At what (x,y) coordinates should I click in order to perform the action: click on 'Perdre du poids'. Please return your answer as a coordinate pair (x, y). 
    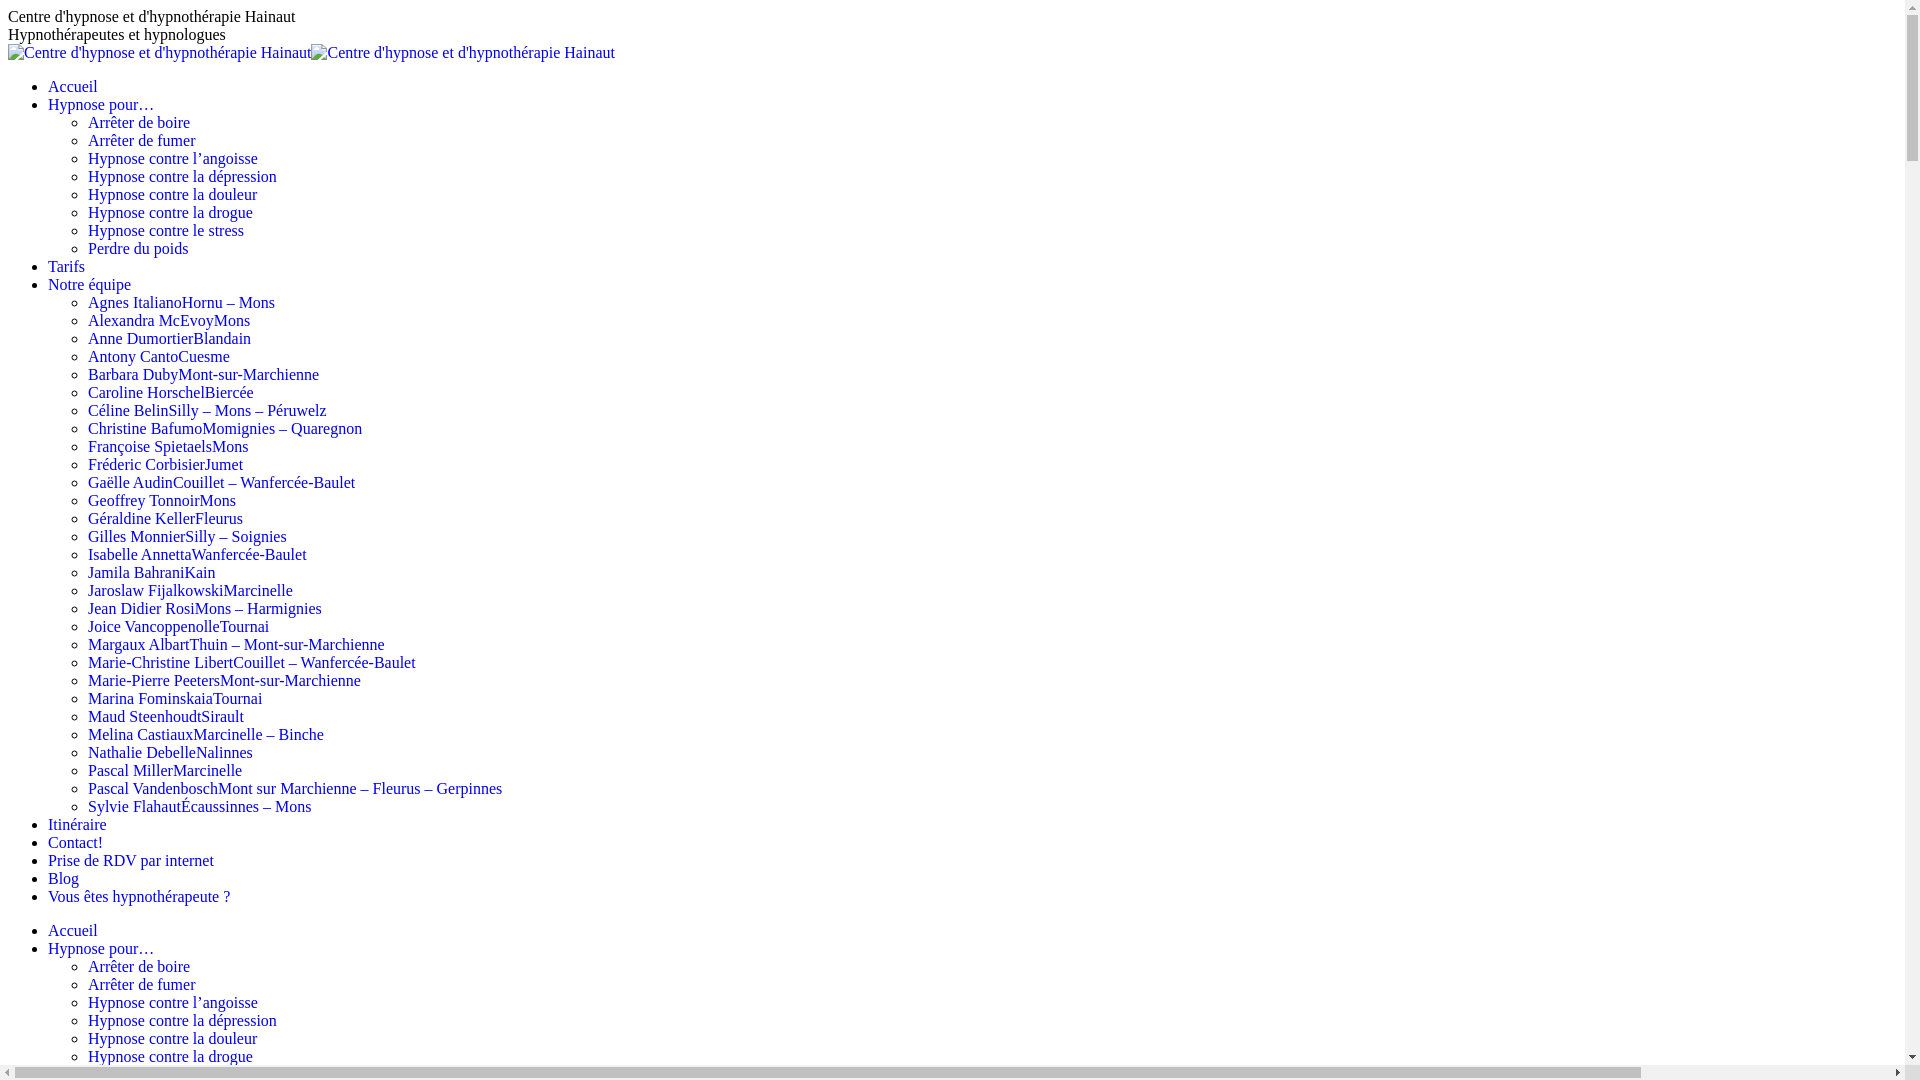
    Looking at the image, I should click on (137, 247).